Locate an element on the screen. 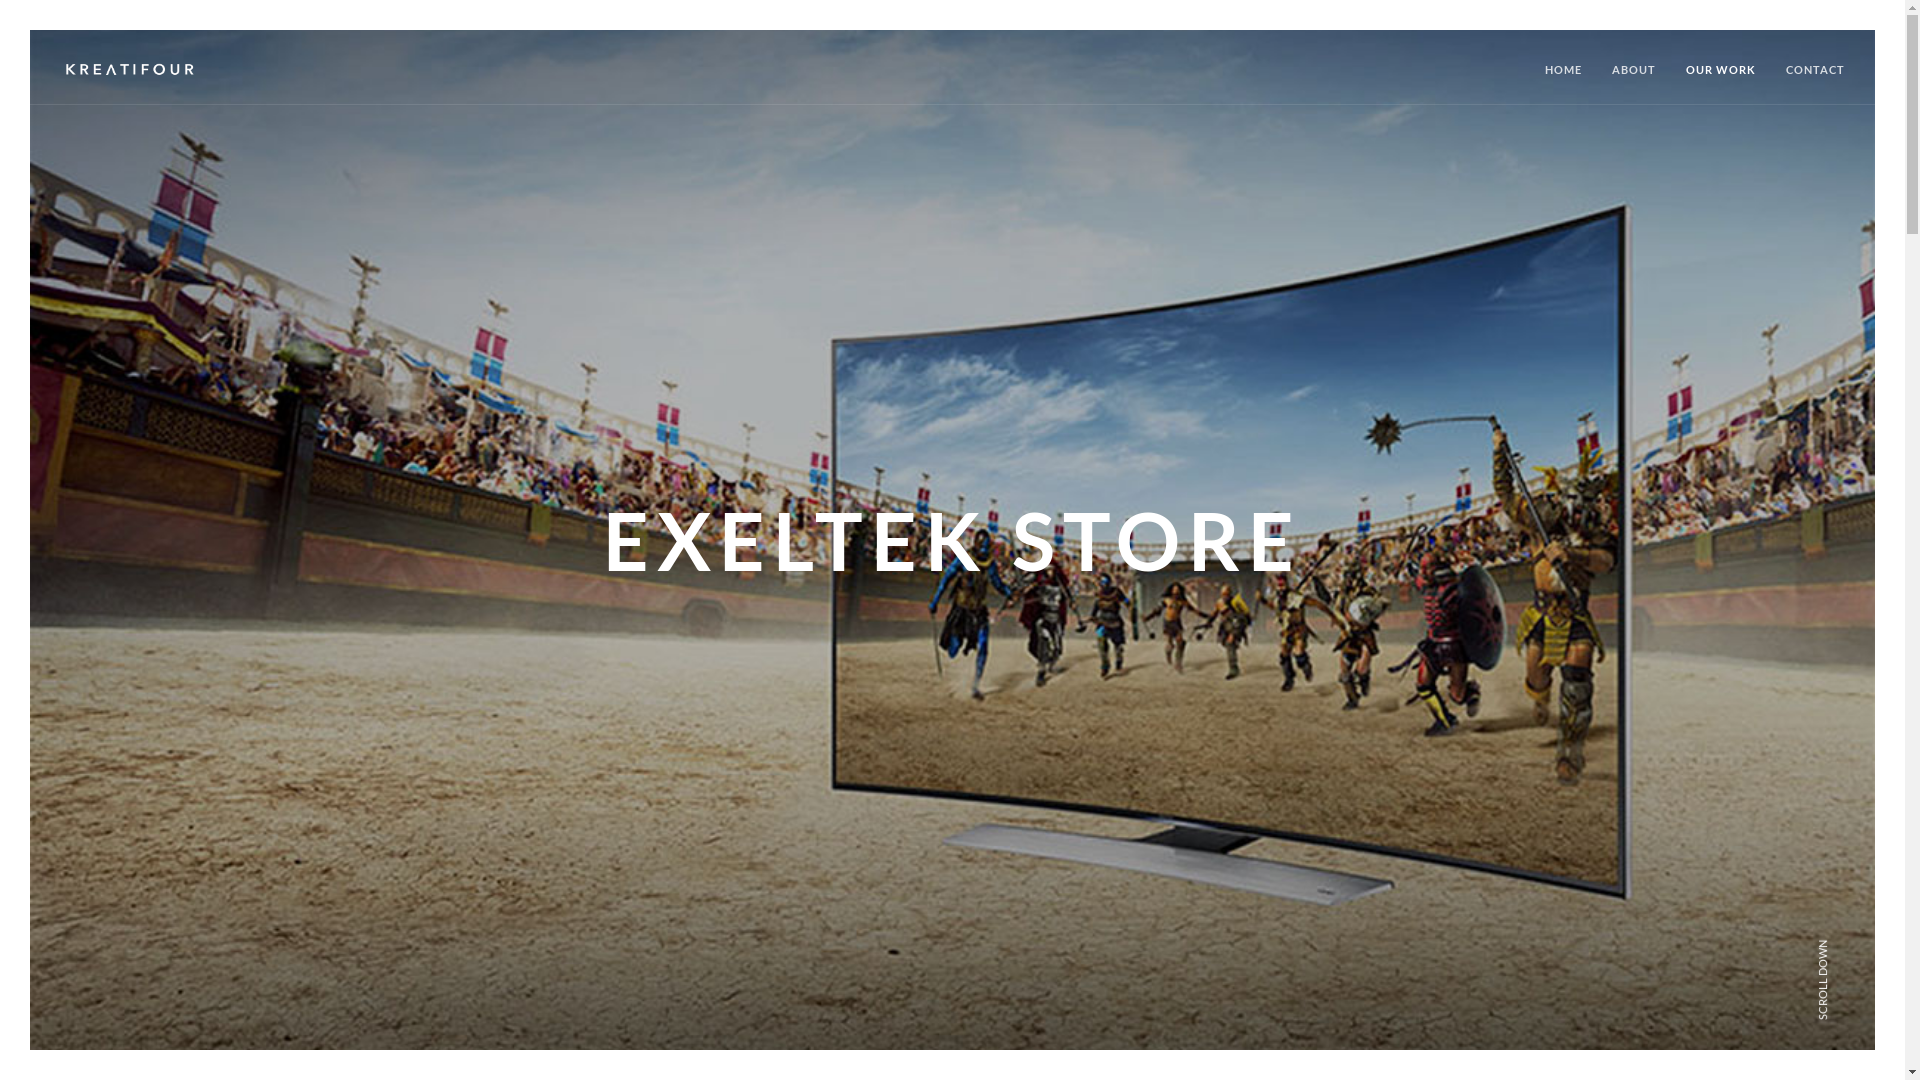  'ABOUT' is located at coordinates (1633, 80).